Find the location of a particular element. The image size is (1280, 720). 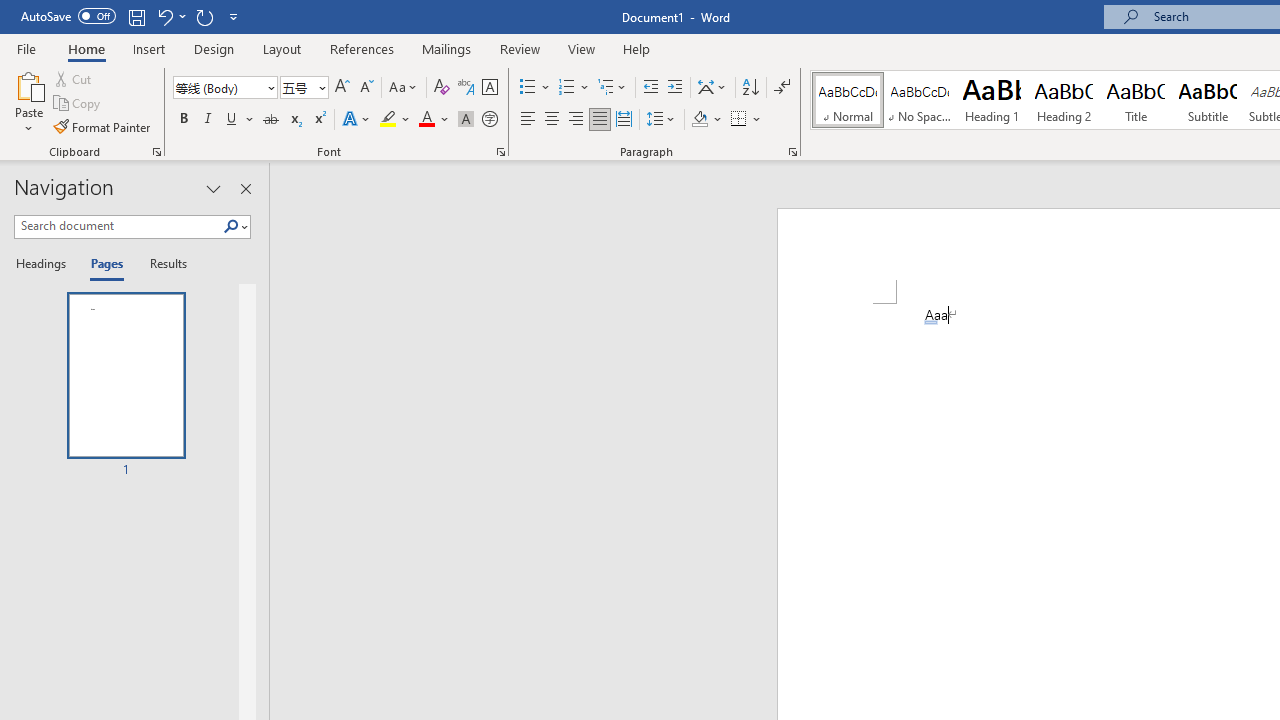

'Character Border' is located at coordinates (489, 86).